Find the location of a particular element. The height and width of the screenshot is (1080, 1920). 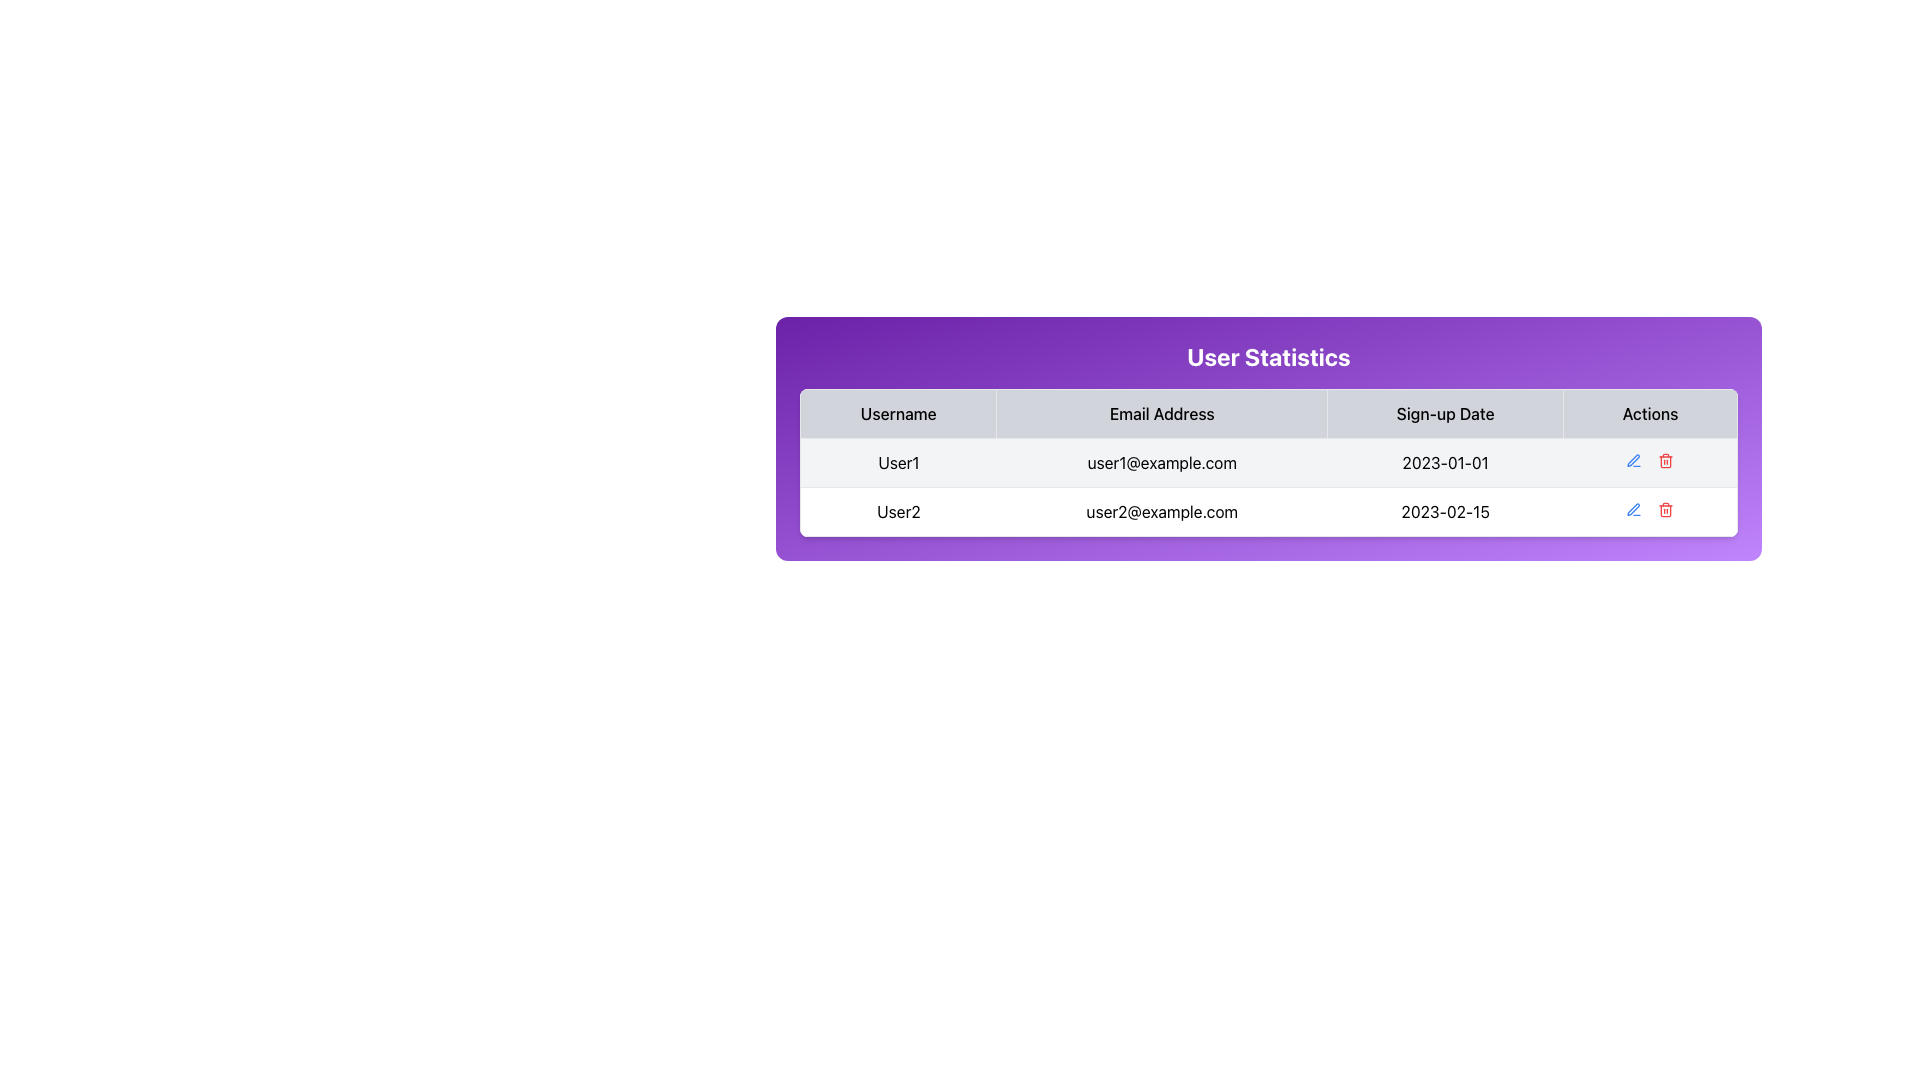

the user's email address located in the second cell of the second row in the table under the 'Email Address' column is located at coordinates (1162, 462).